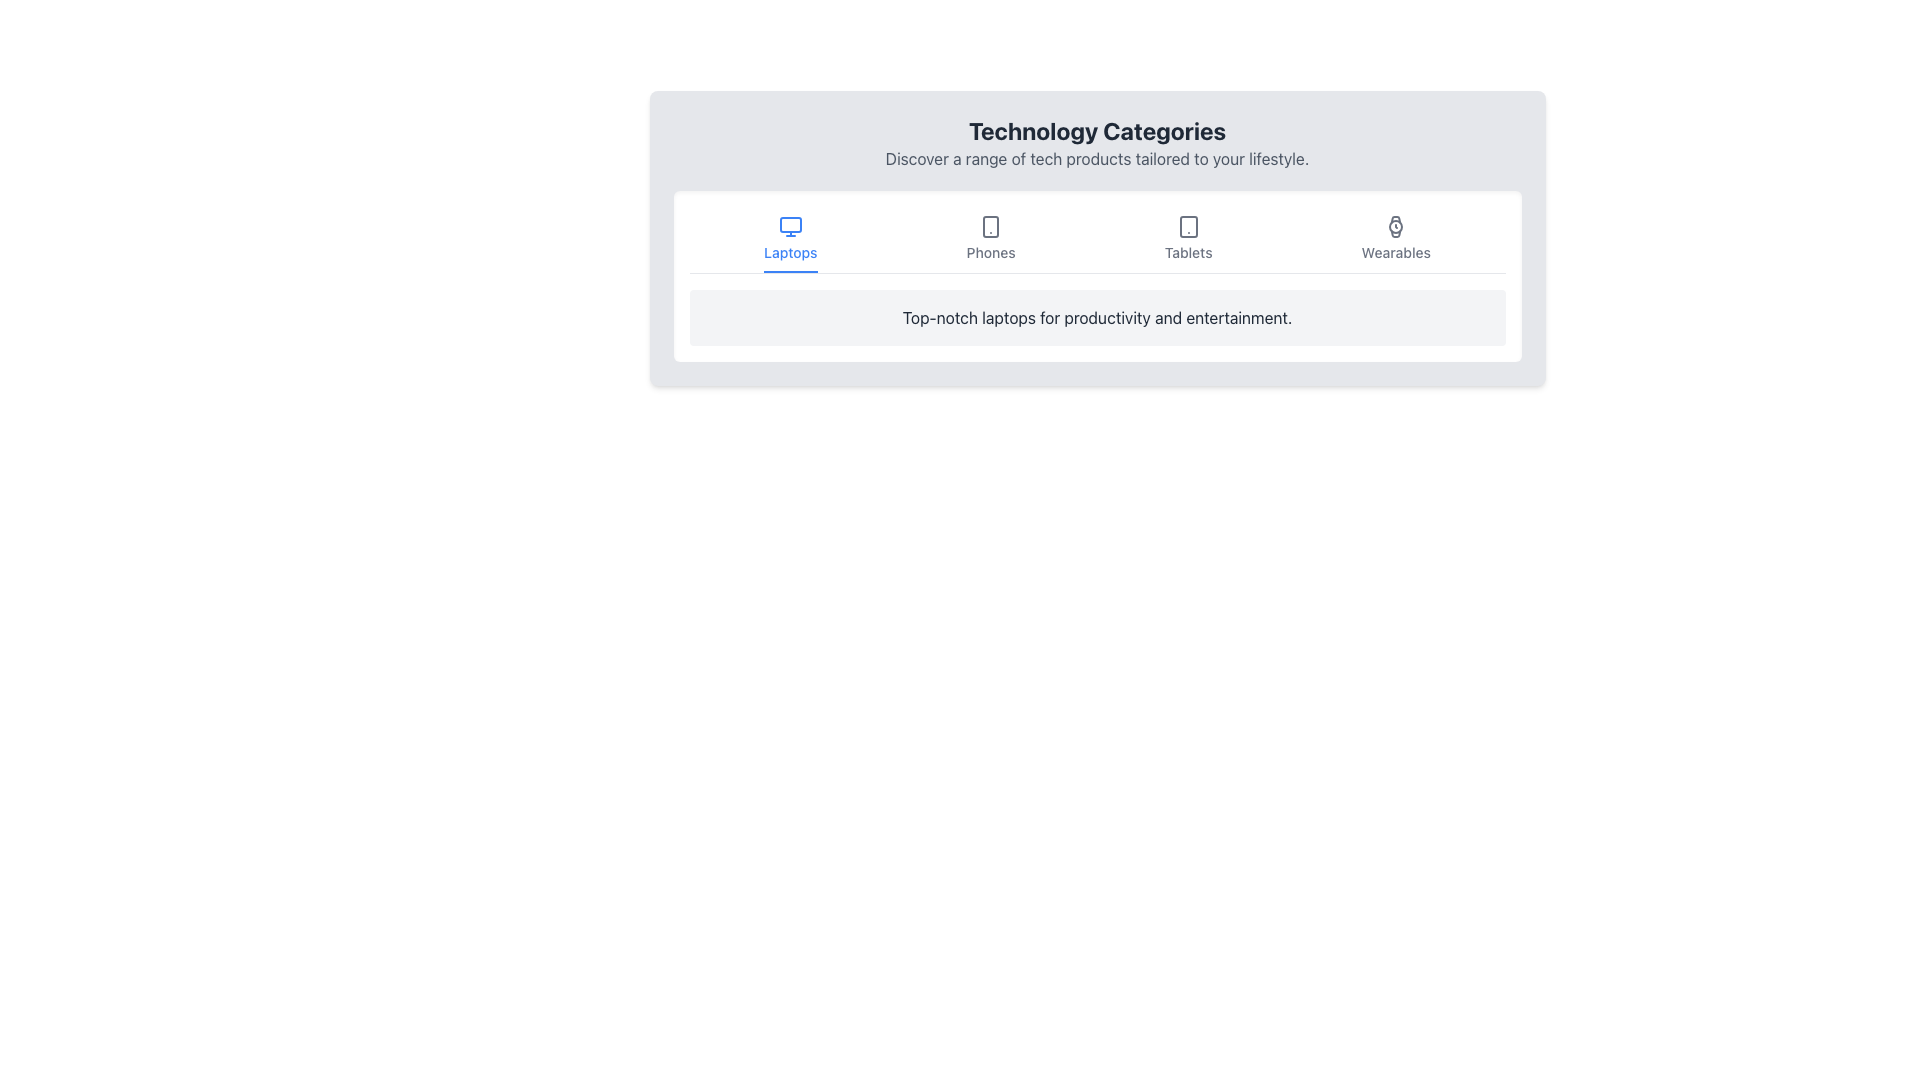 This screenshot has height=1080, width=1920. Describe the element at coordinates (991, 226) in the screenshot. I see `the larger category button that encompasses the smartphone icon representing the 'Phones' category in the horizontal menu` at that location.